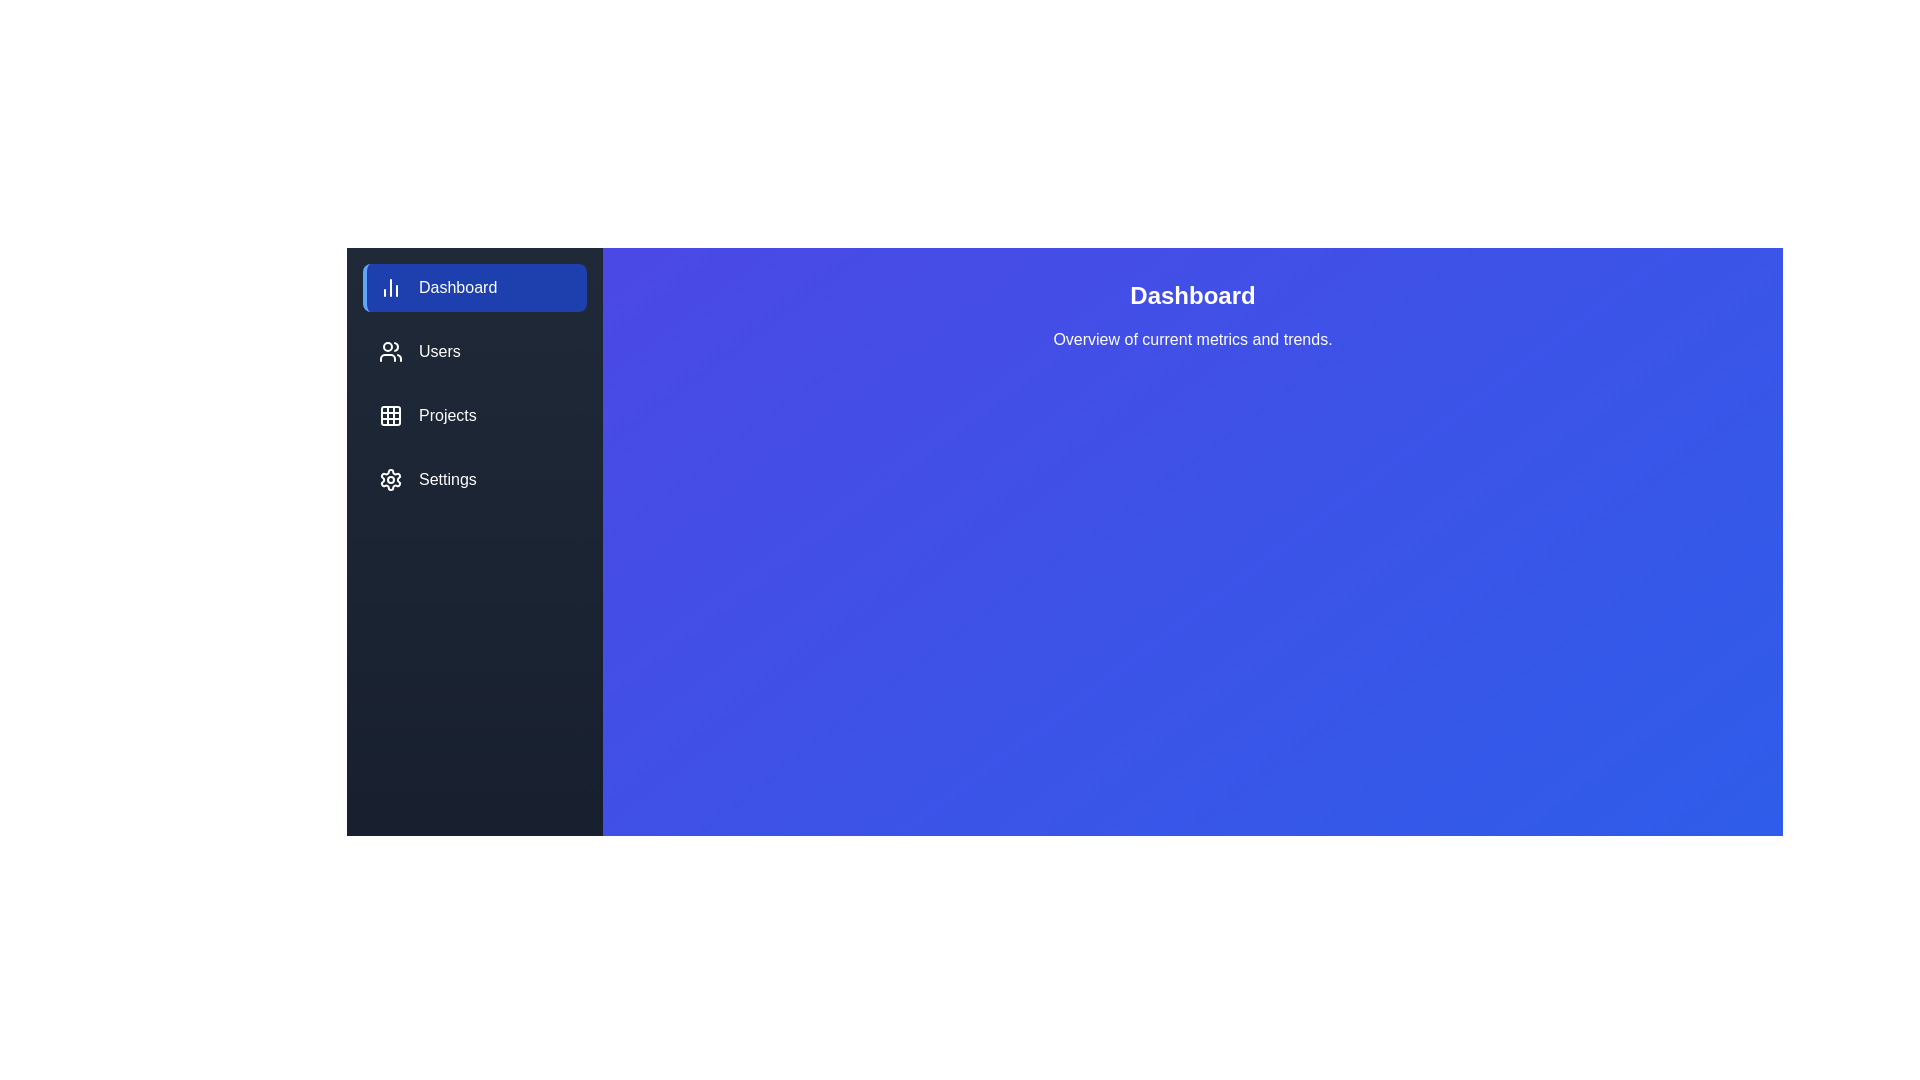 The width and height of the screenshot is (1920, 1080). Describe the element at coordinates (474, 415) in the screenshot. I see `the Projects tab to observe visual feedback` at that location.